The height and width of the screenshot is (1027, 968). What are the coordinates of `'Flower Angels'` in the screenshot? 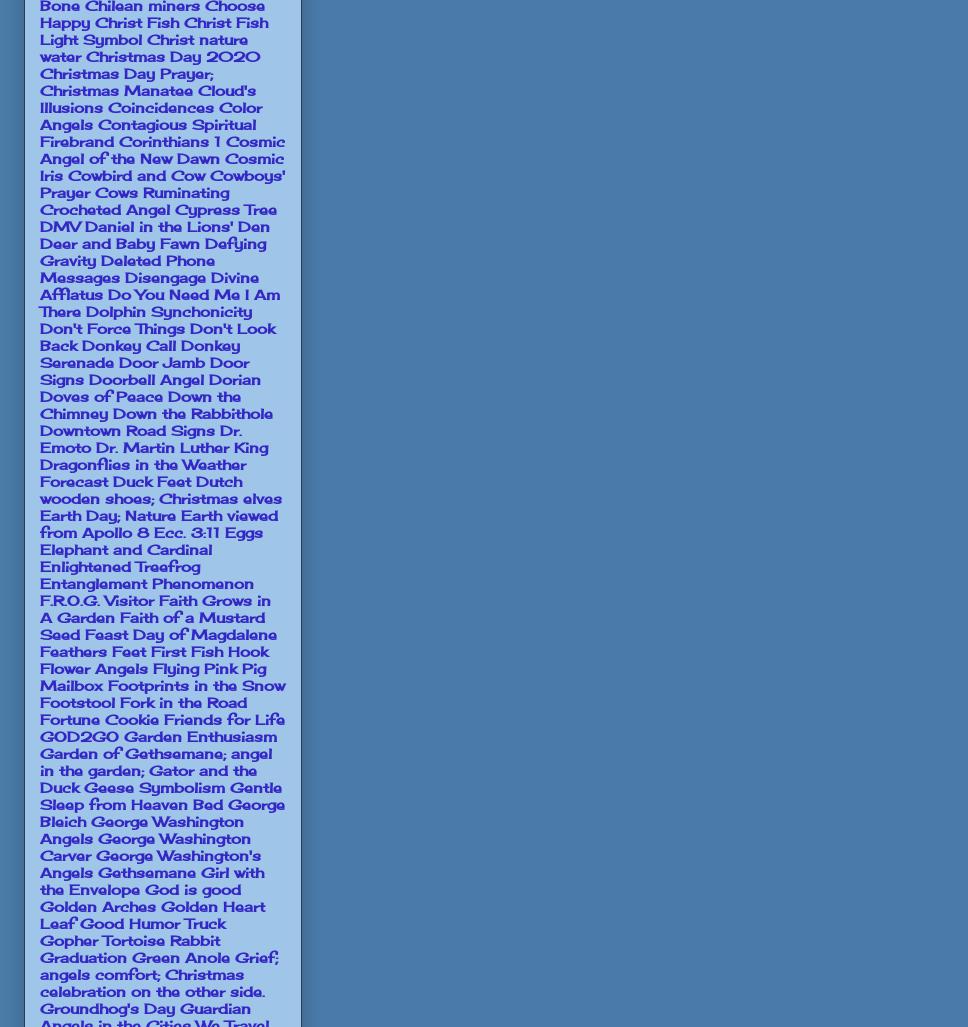 It's located at (93, 666).